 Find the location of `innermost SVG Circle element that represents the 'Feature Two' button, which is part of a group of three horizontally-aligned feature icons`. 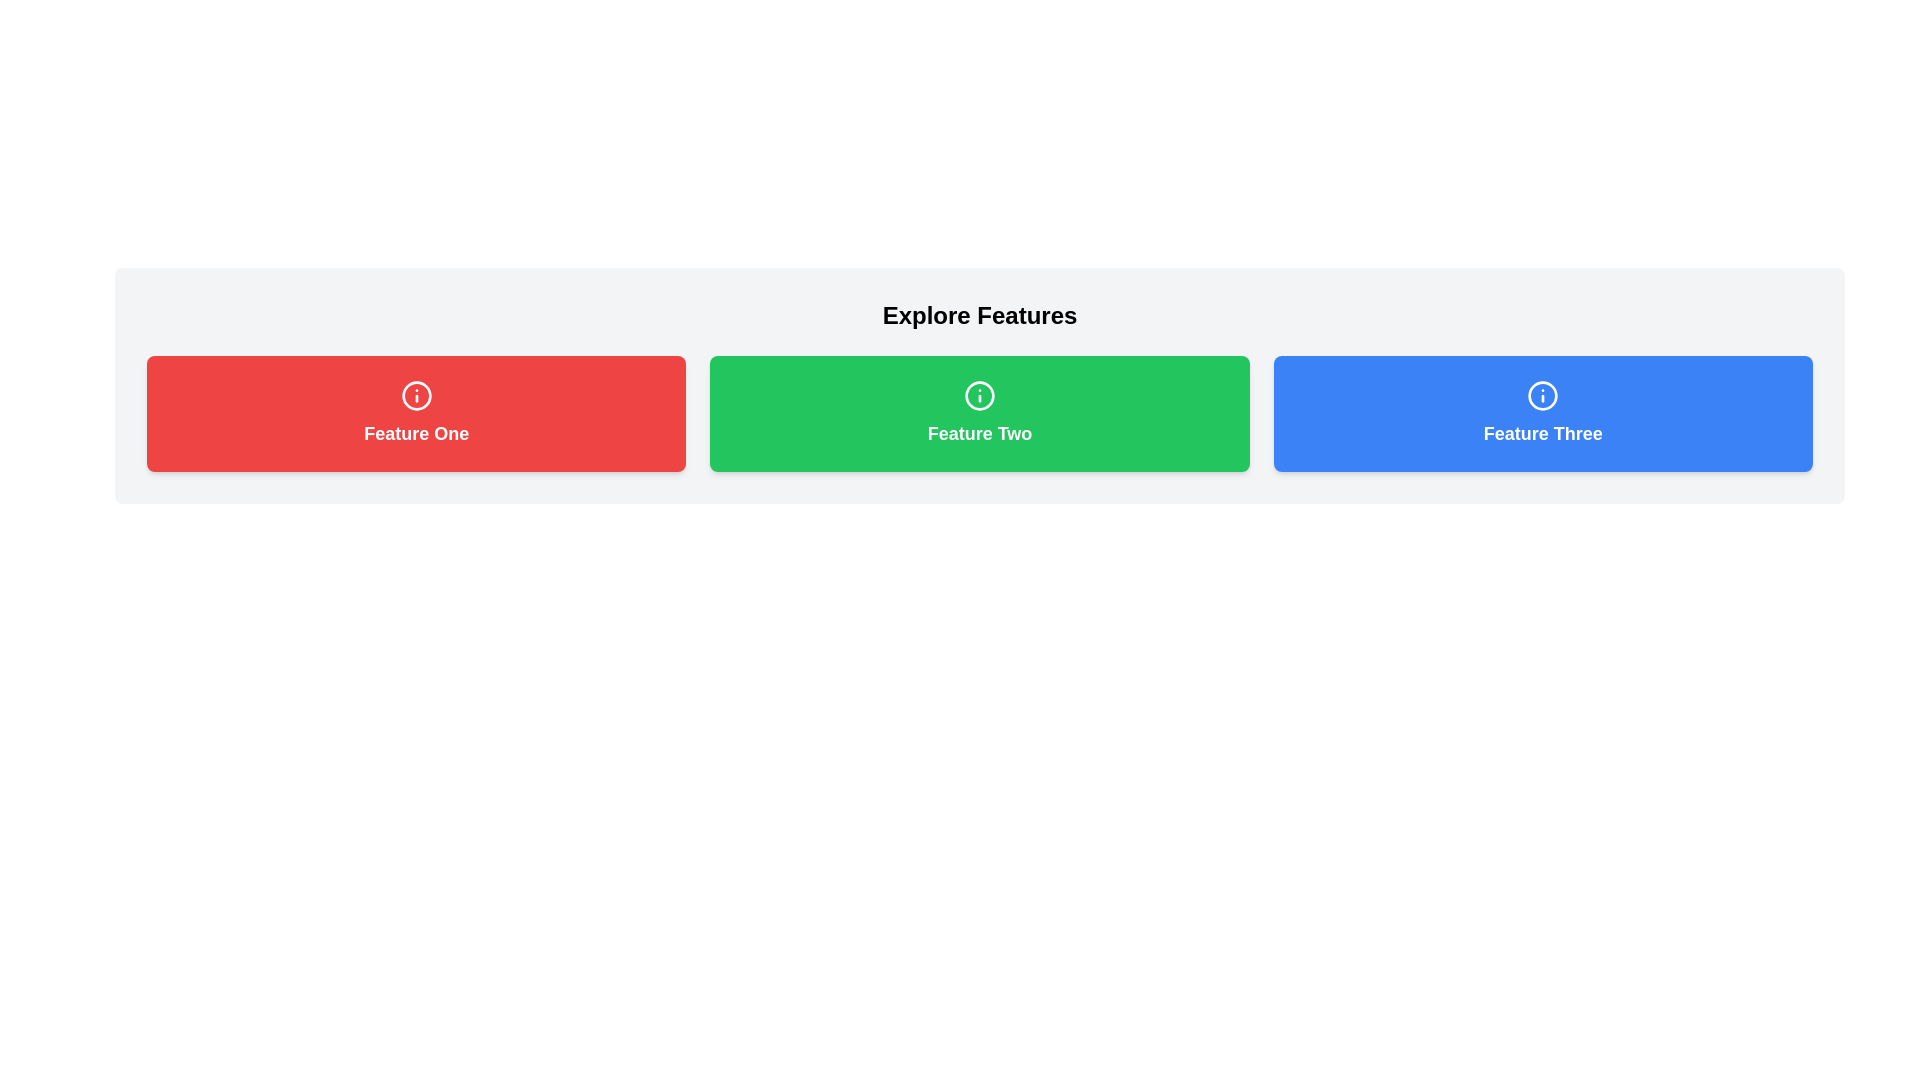

innermost SVG Circle element that represents the 'Feature Two' button, which is part of a group of three horizontally-aligned feature icons is located at coordinates (979, 396).